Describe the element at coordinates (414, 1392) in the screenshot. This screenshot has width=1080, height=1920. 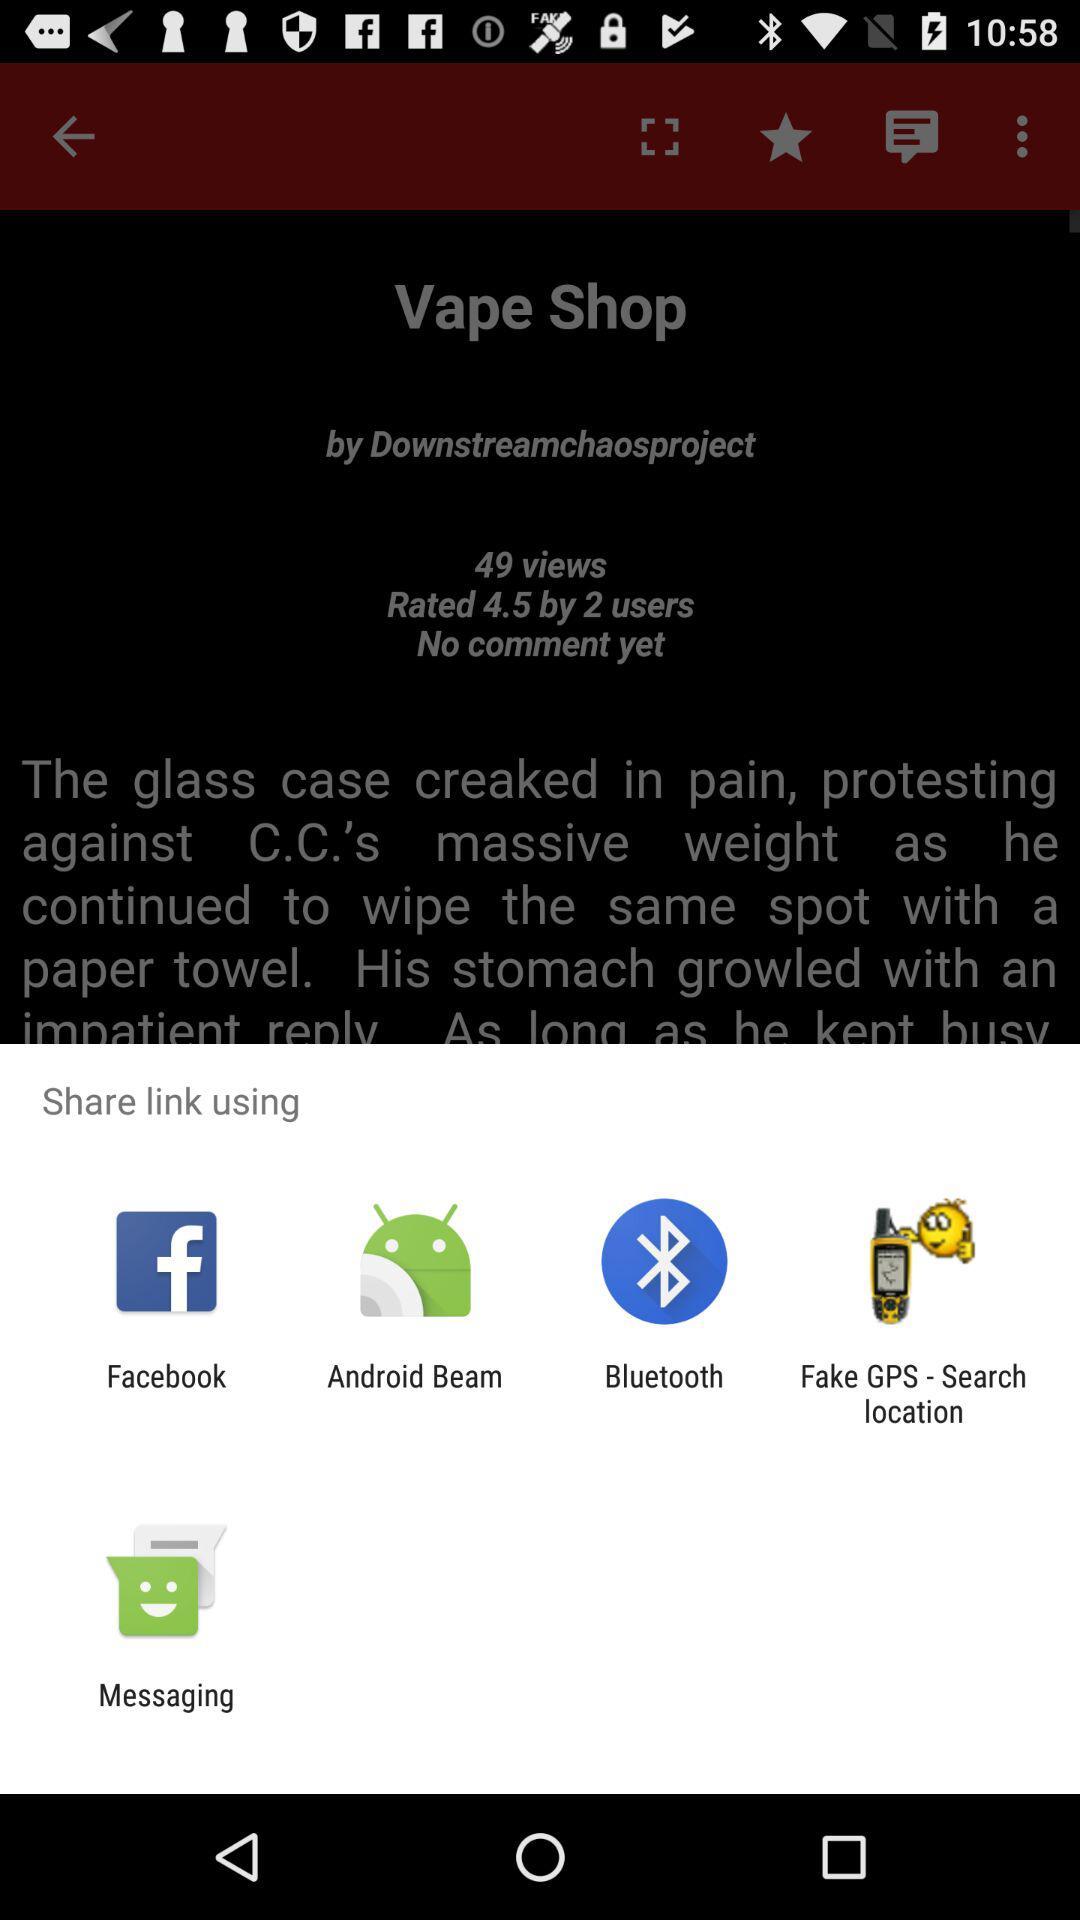
I see `the app next to facebook item` at that location.